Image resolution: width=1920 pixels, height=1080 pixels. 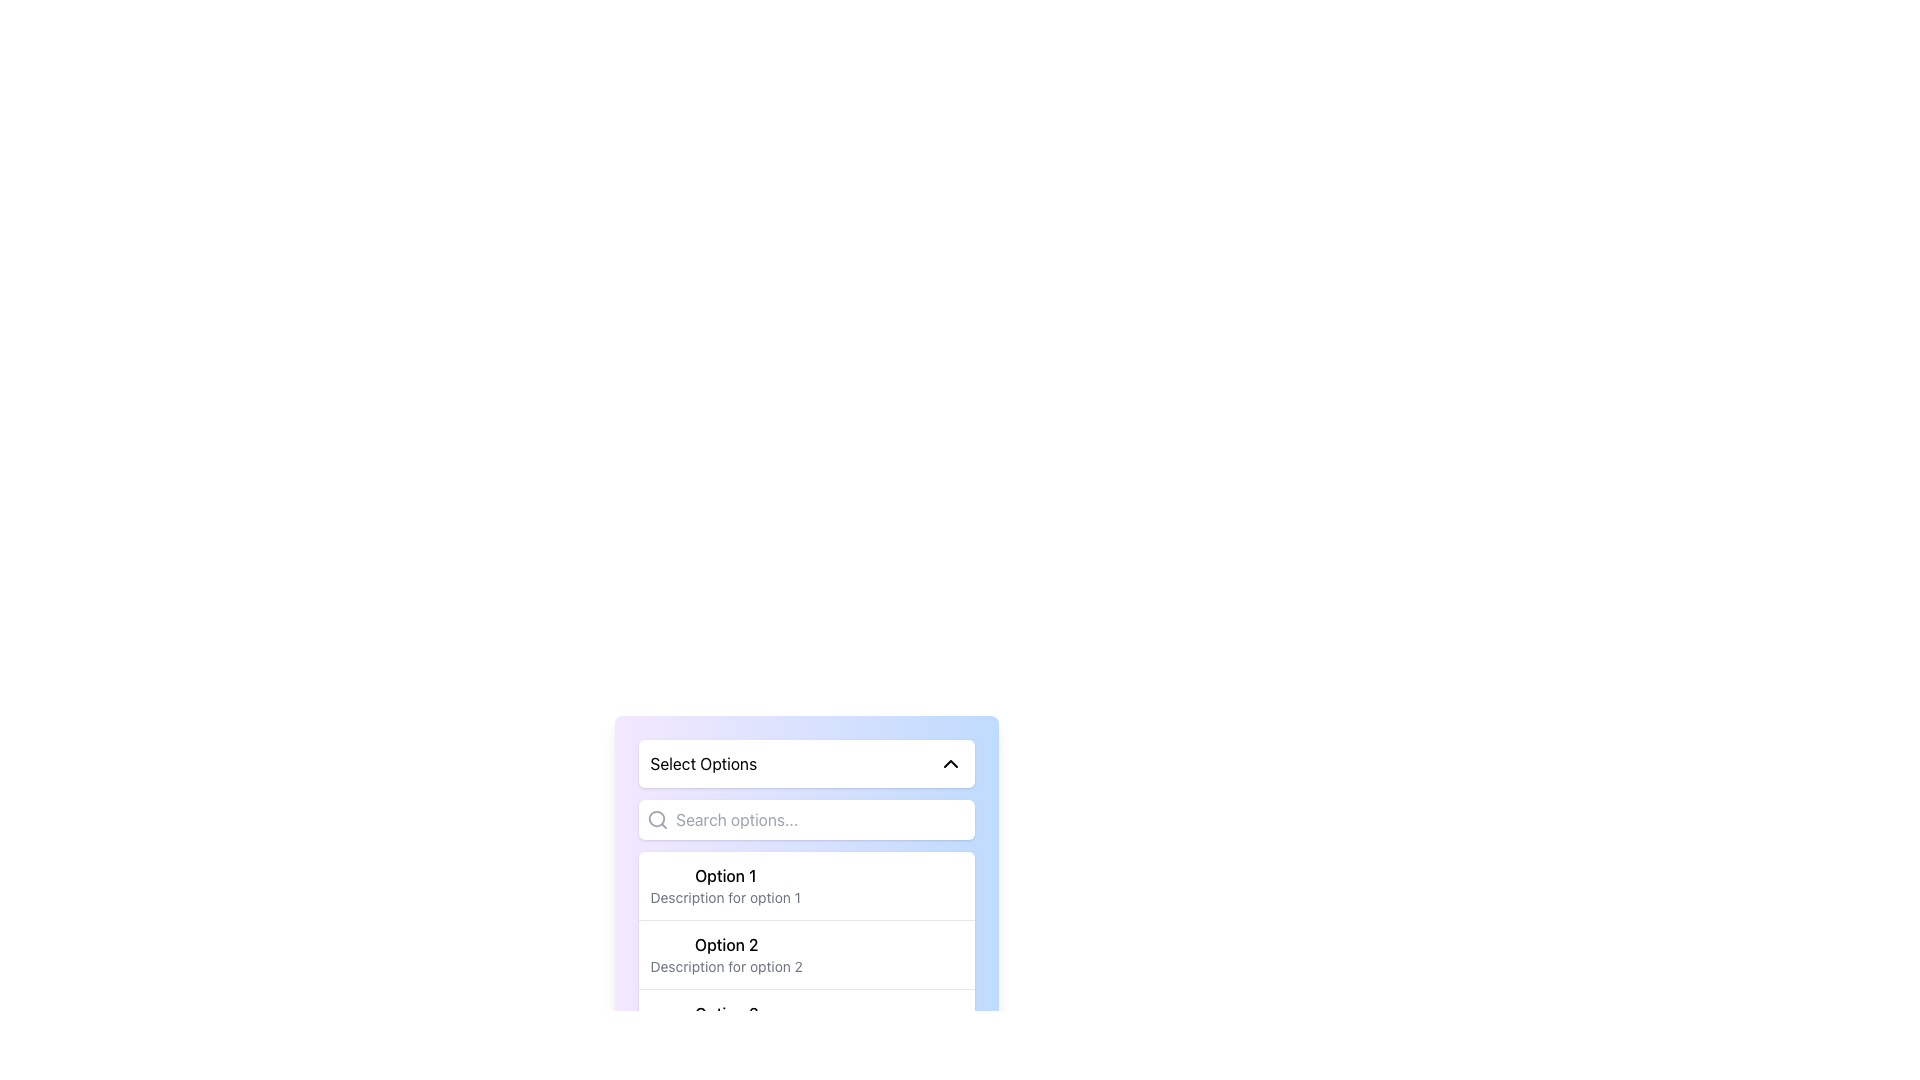 What do you see at coordinates (725, 954) in the screenshot?
I see `the 'Option 2' list item` at bounding box center [725, 954].